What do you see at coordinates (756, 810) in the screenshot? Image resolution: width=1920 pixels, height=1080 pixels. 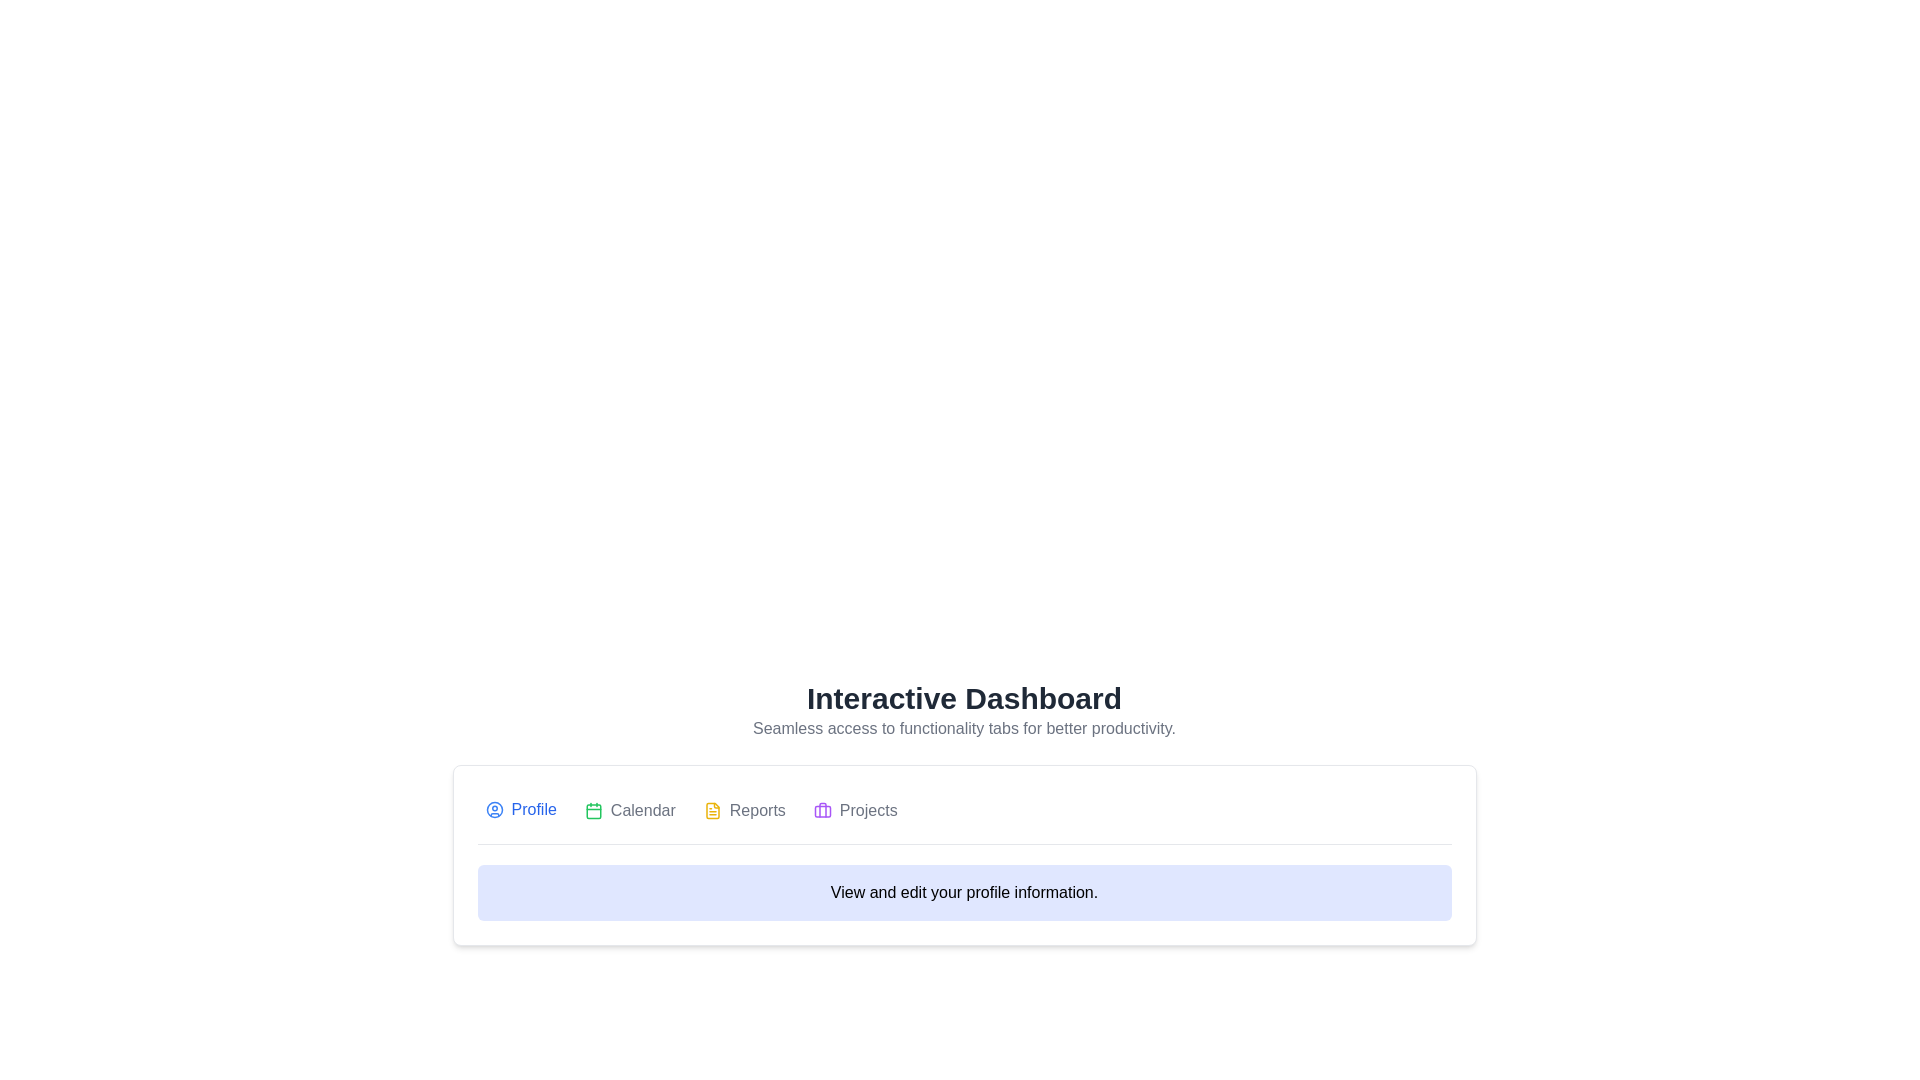 I see `the 'Reports' tab label in the navigation menu, which is the fourth item from the left, positioned between the 'Calendar' and 'Projects' tabs` at bounding box center [756, 810].